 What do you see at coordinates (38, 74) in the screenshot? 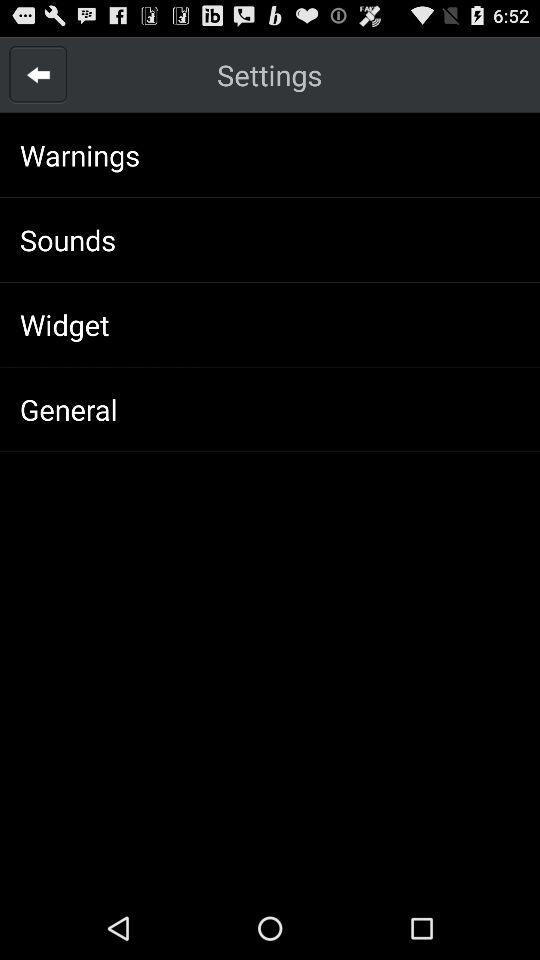
I see `previous screen` at bounding box center [38, 74].